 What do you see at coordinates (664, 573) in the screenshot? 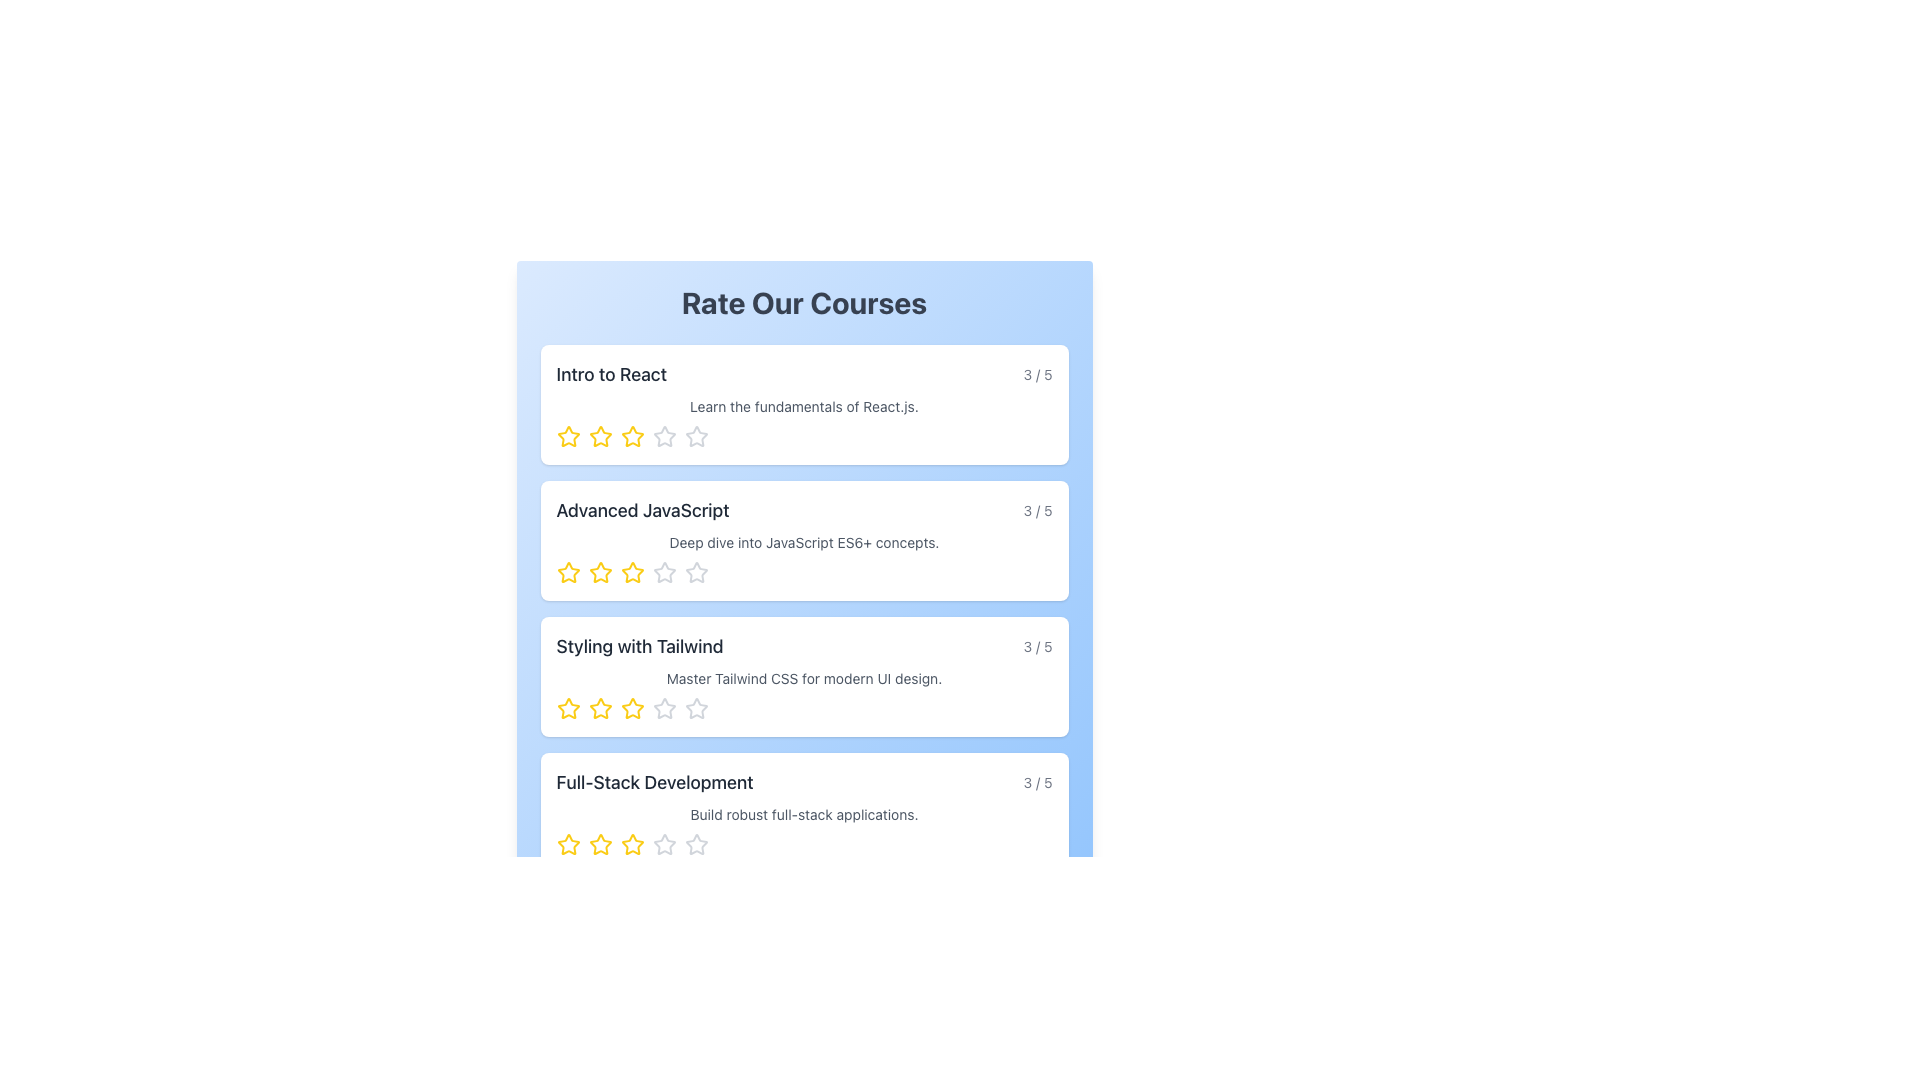
I see `the fourth star icon in the rating row for the Advanced JavaScript course` at bounding box center [664, 573].